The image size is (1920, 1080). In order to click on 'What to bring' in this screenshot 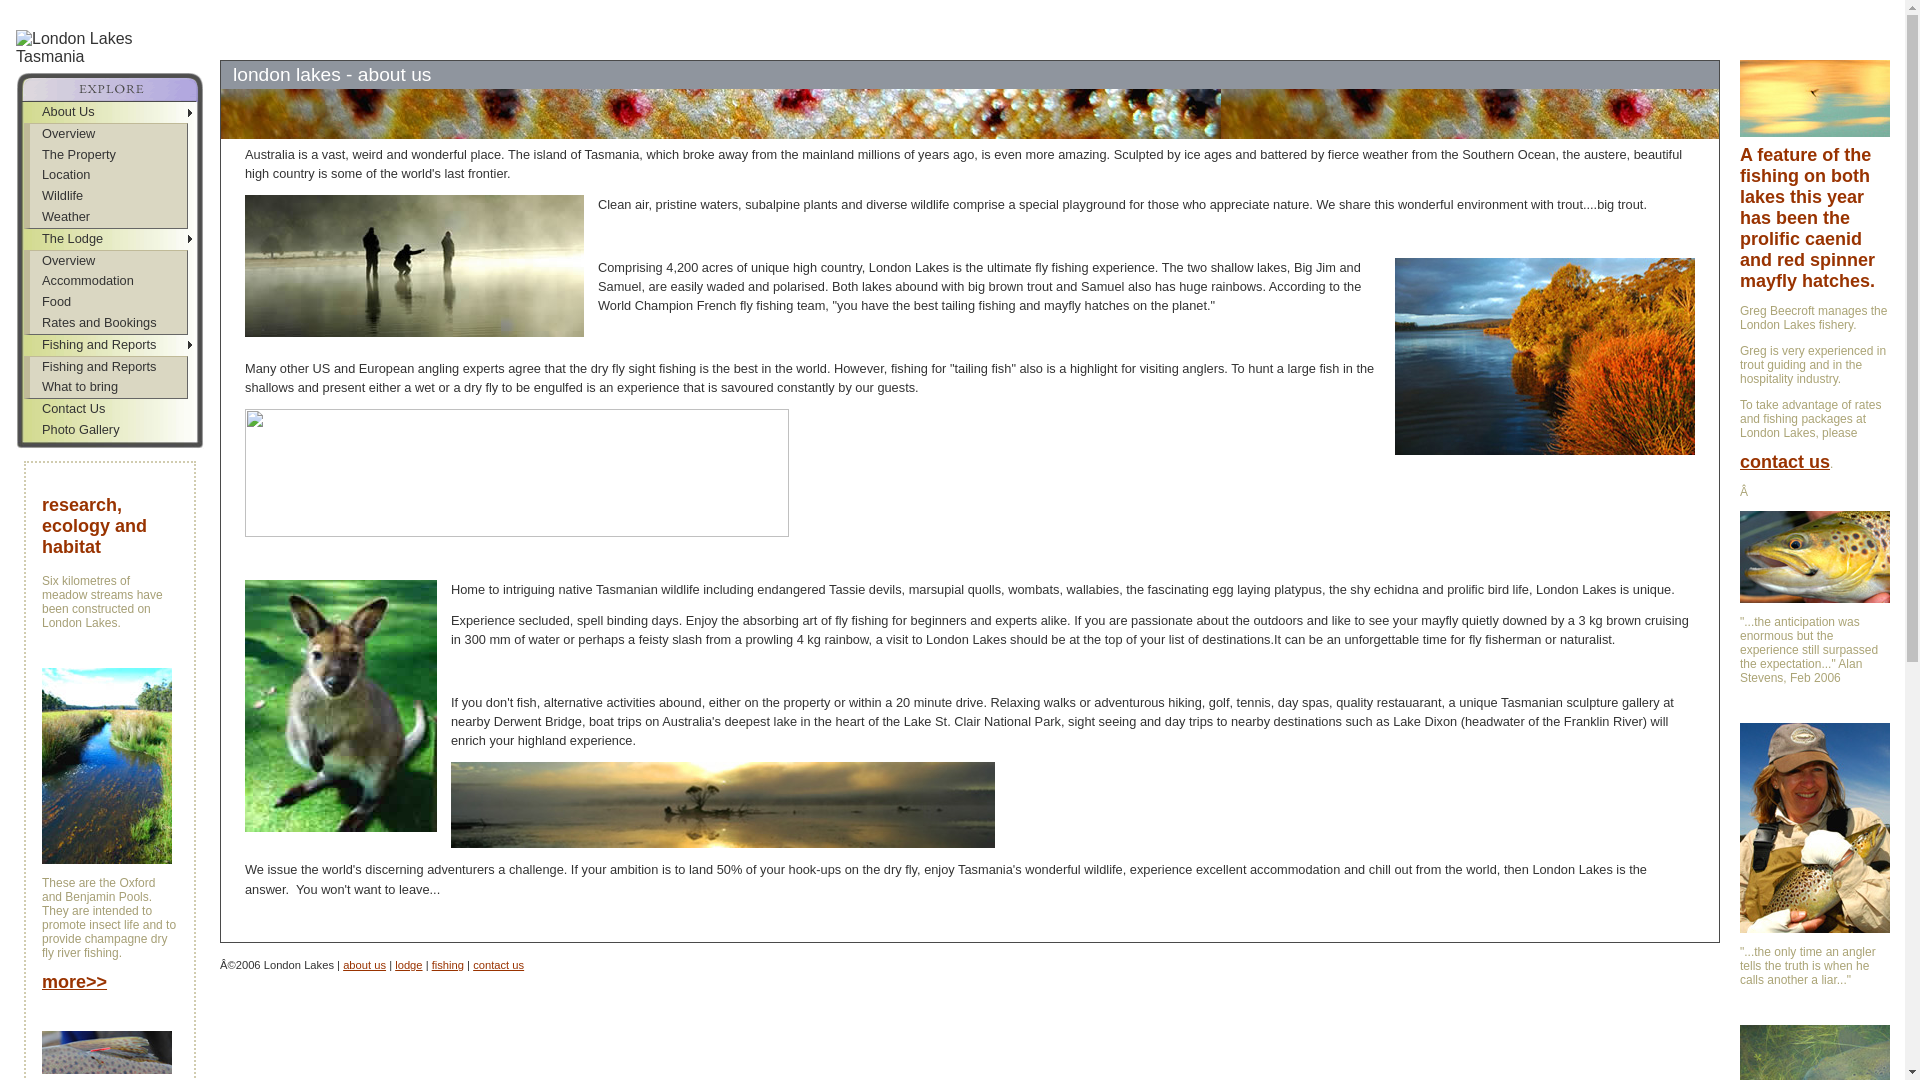, I will do `click(107, 387)`.